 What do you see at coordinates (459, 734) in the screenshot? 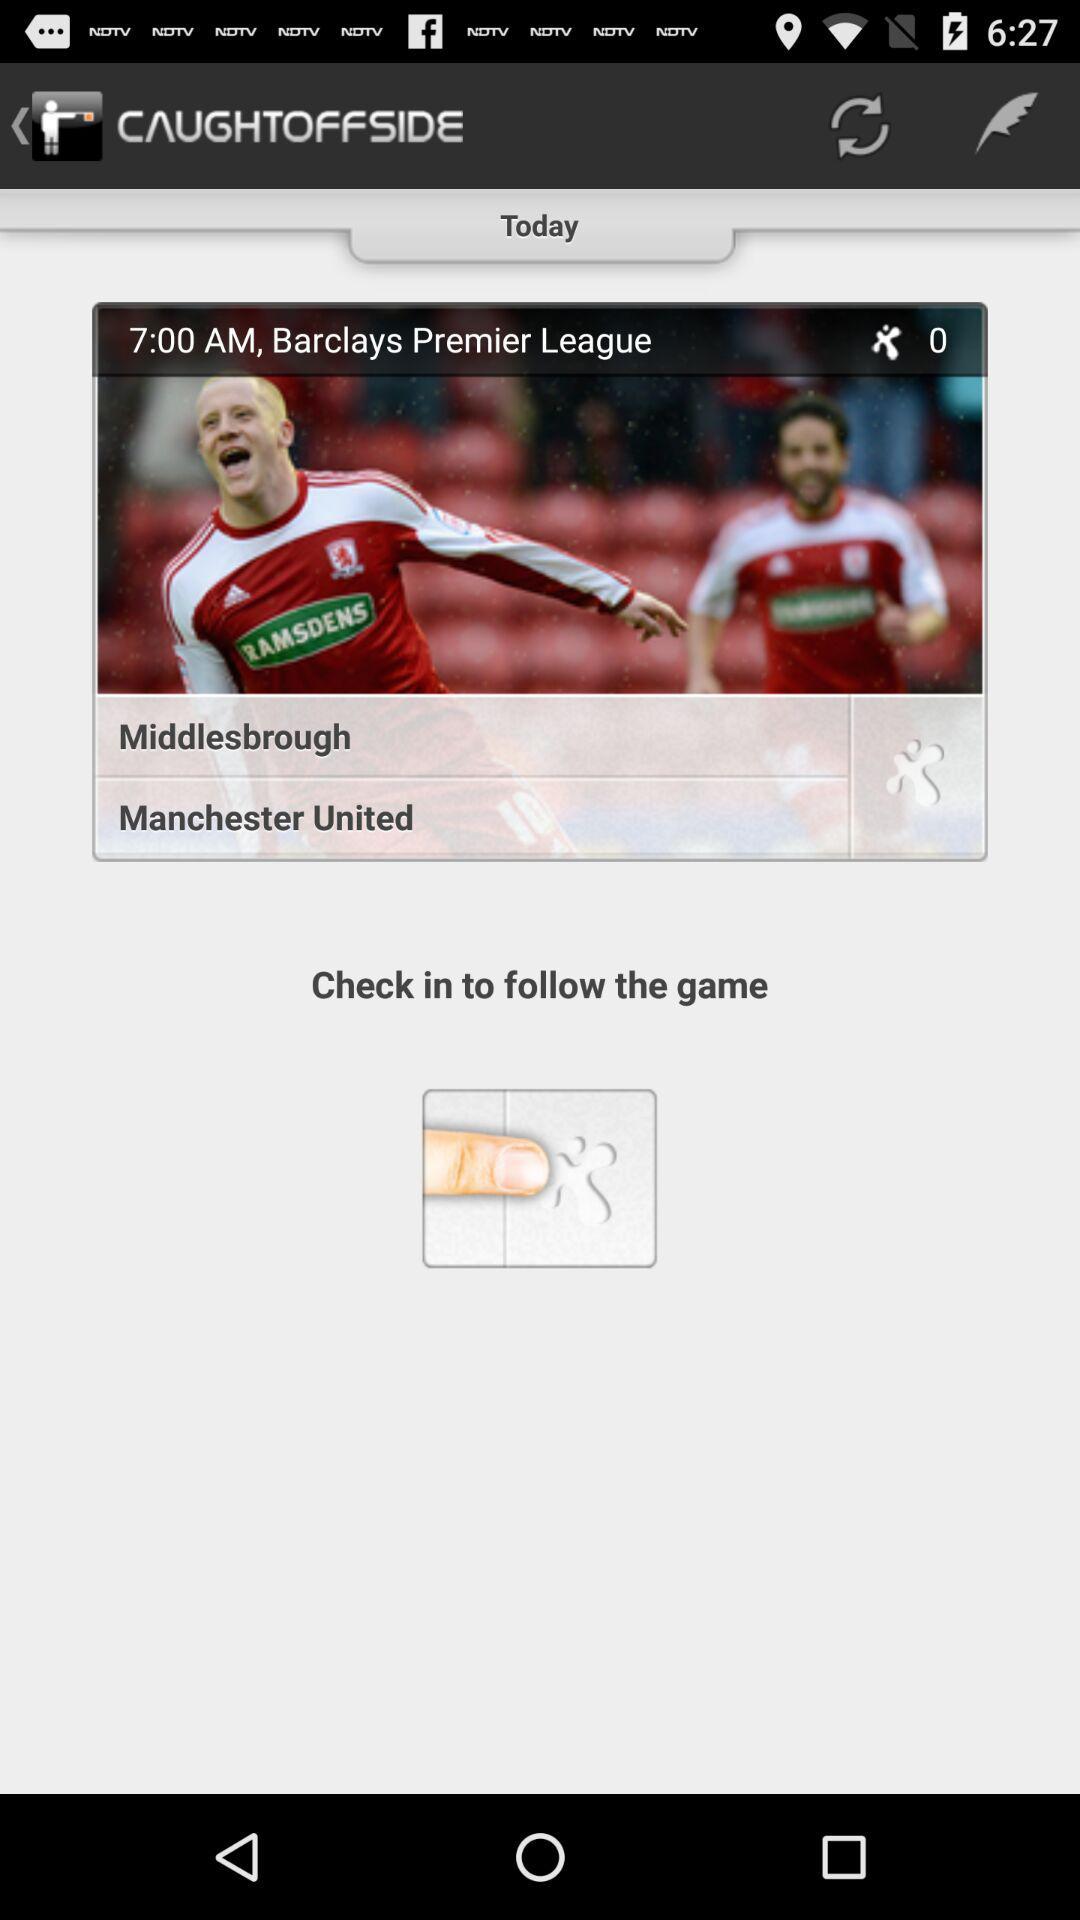
I see `app above manchester united item` at bounding box center [459, 734].